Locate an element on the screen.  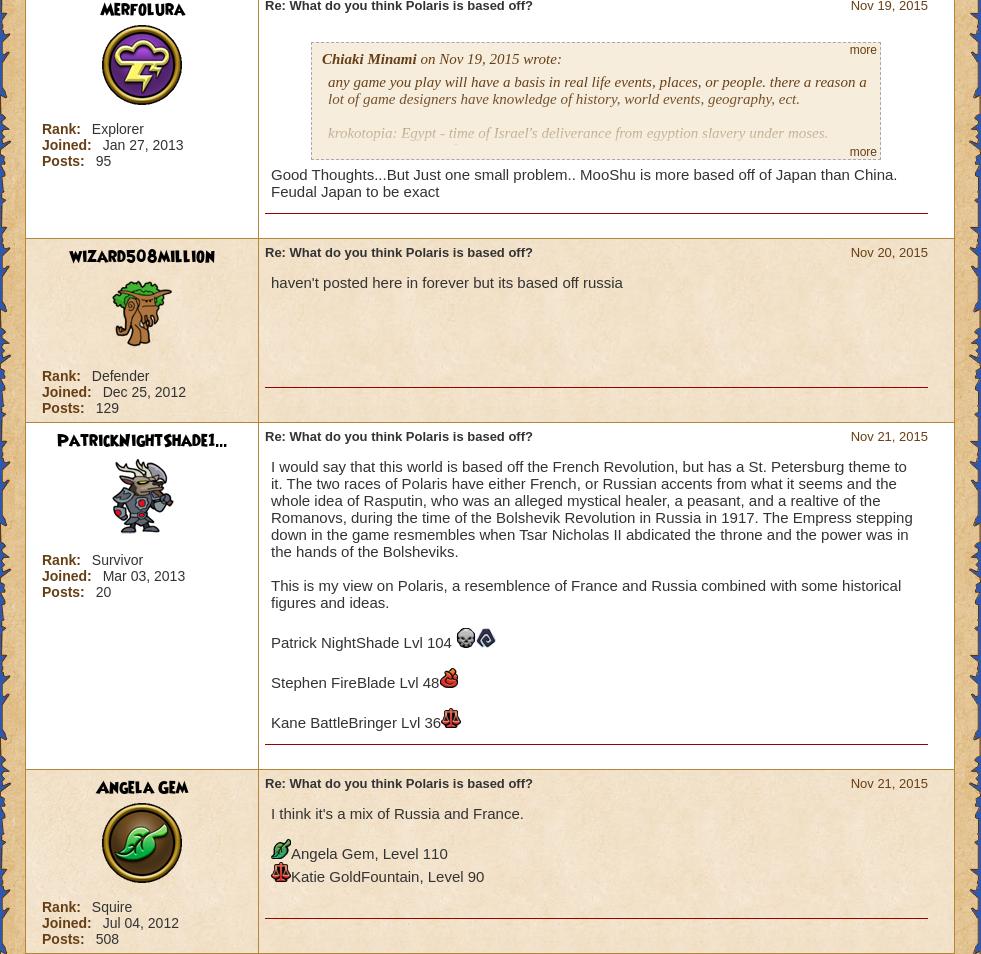
'Stephen FireBlade Lvl 48' is located at coordinates (269, 681).